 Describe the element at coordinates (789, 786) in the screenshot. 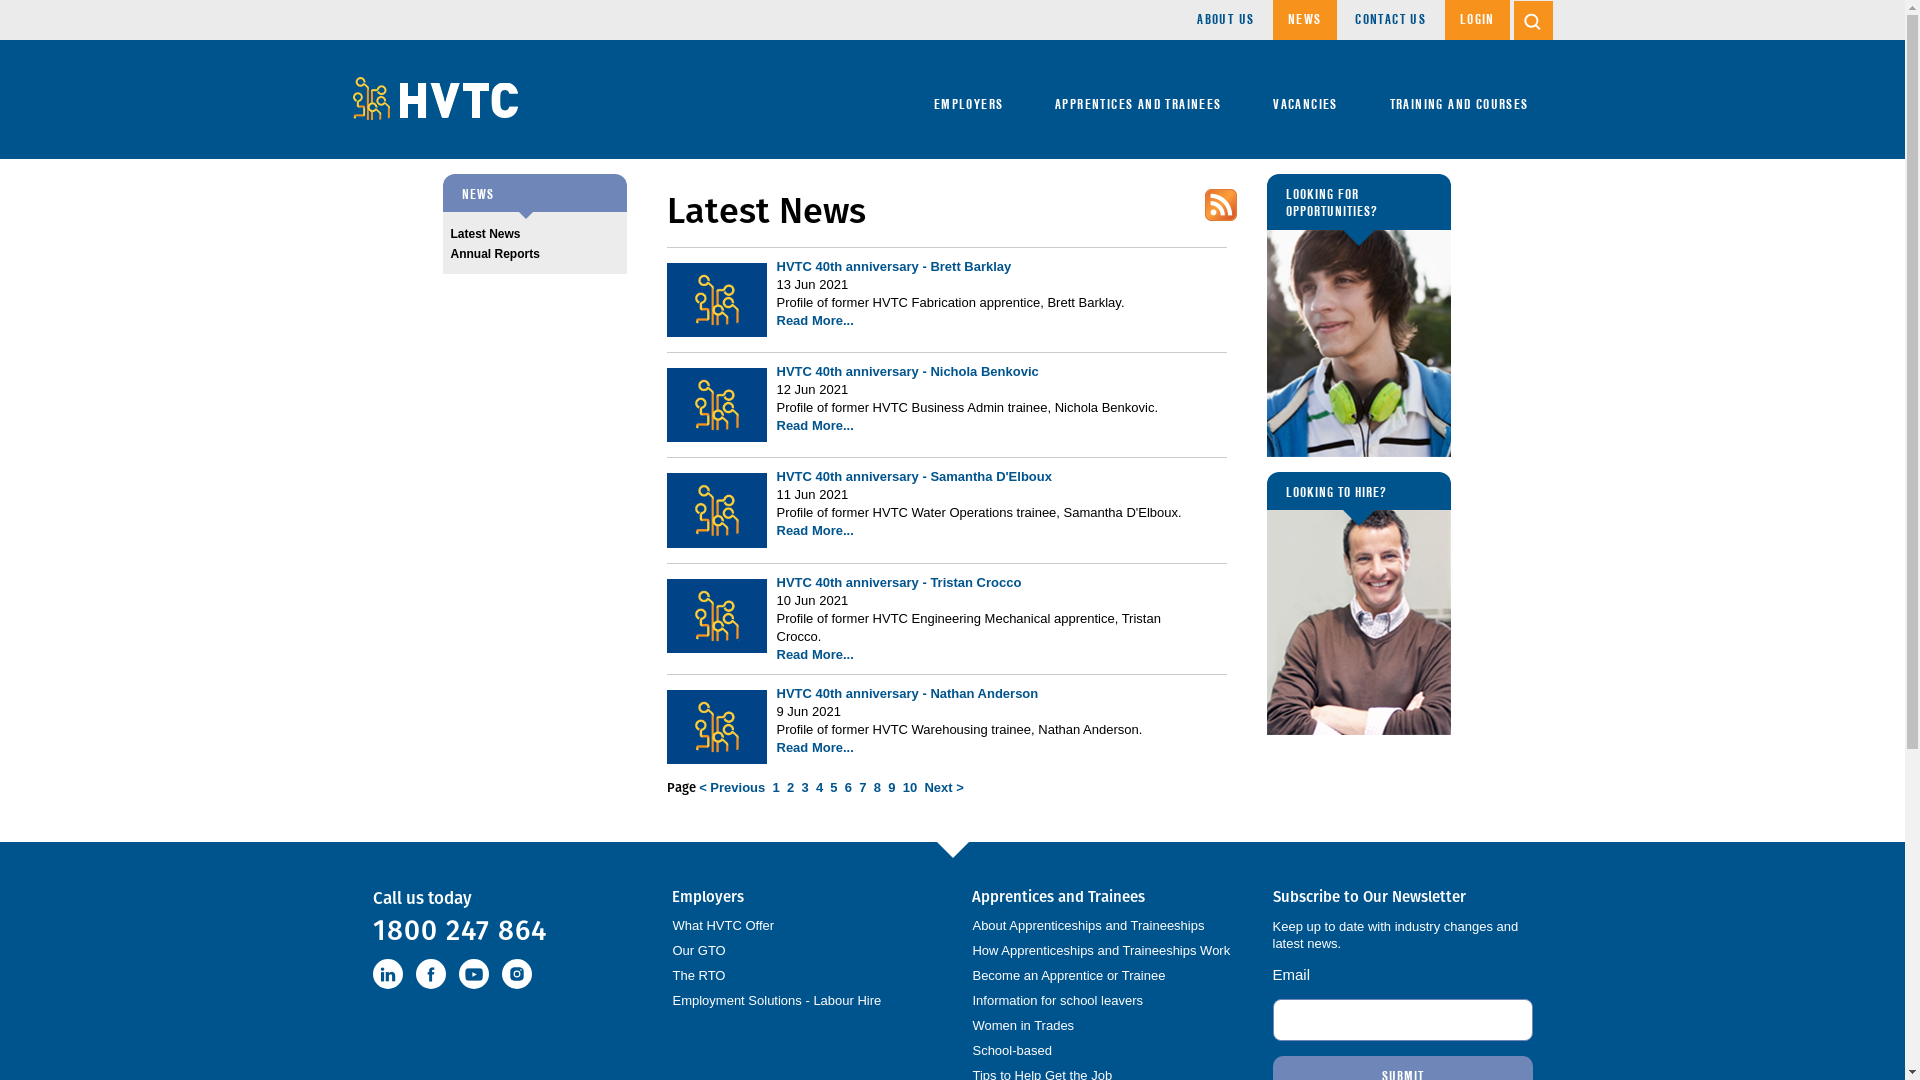

I see `'2'` at that location.